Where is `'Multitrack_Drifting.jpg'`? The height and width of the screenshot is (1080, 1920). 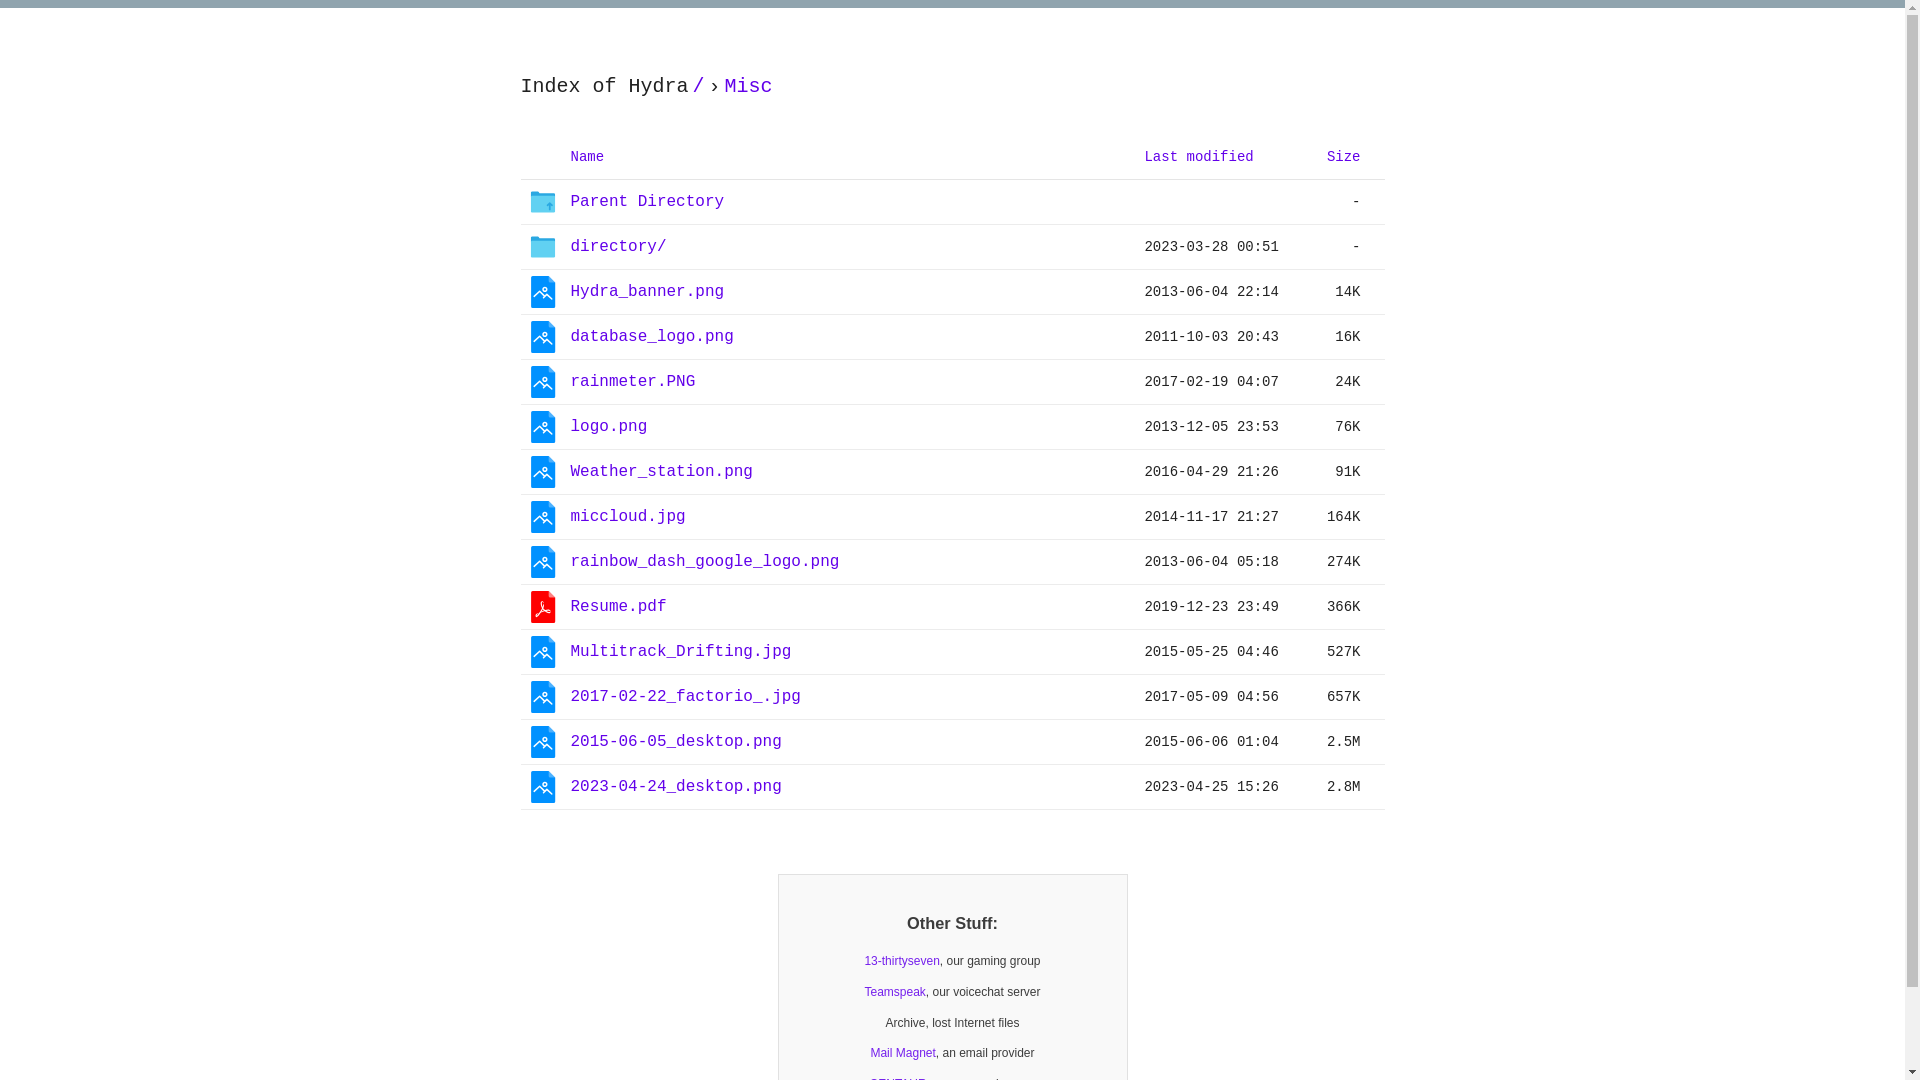 'Multitrack_Drifting.jpg' is located at coordinates (569, 651).